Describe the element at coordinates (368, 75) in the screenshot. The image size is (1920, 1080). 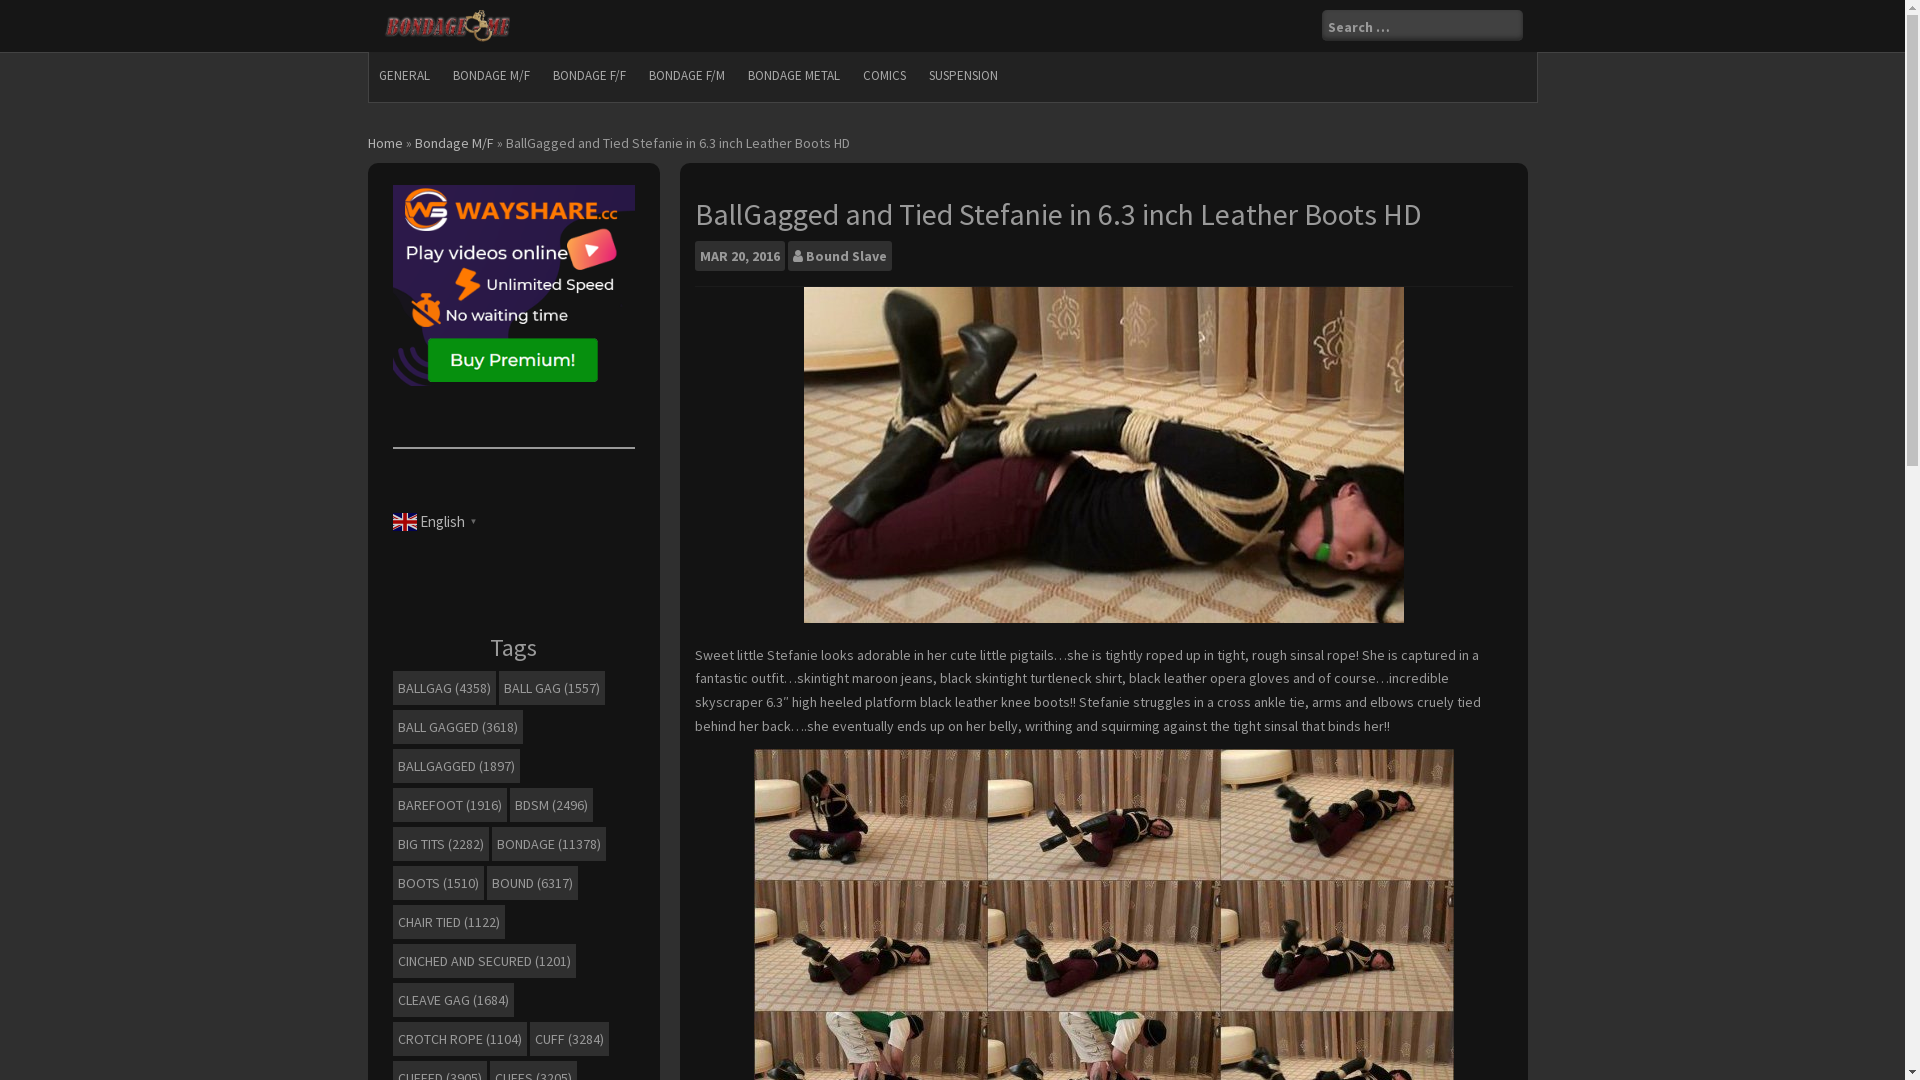
I see `'GENERAL'` at that location.